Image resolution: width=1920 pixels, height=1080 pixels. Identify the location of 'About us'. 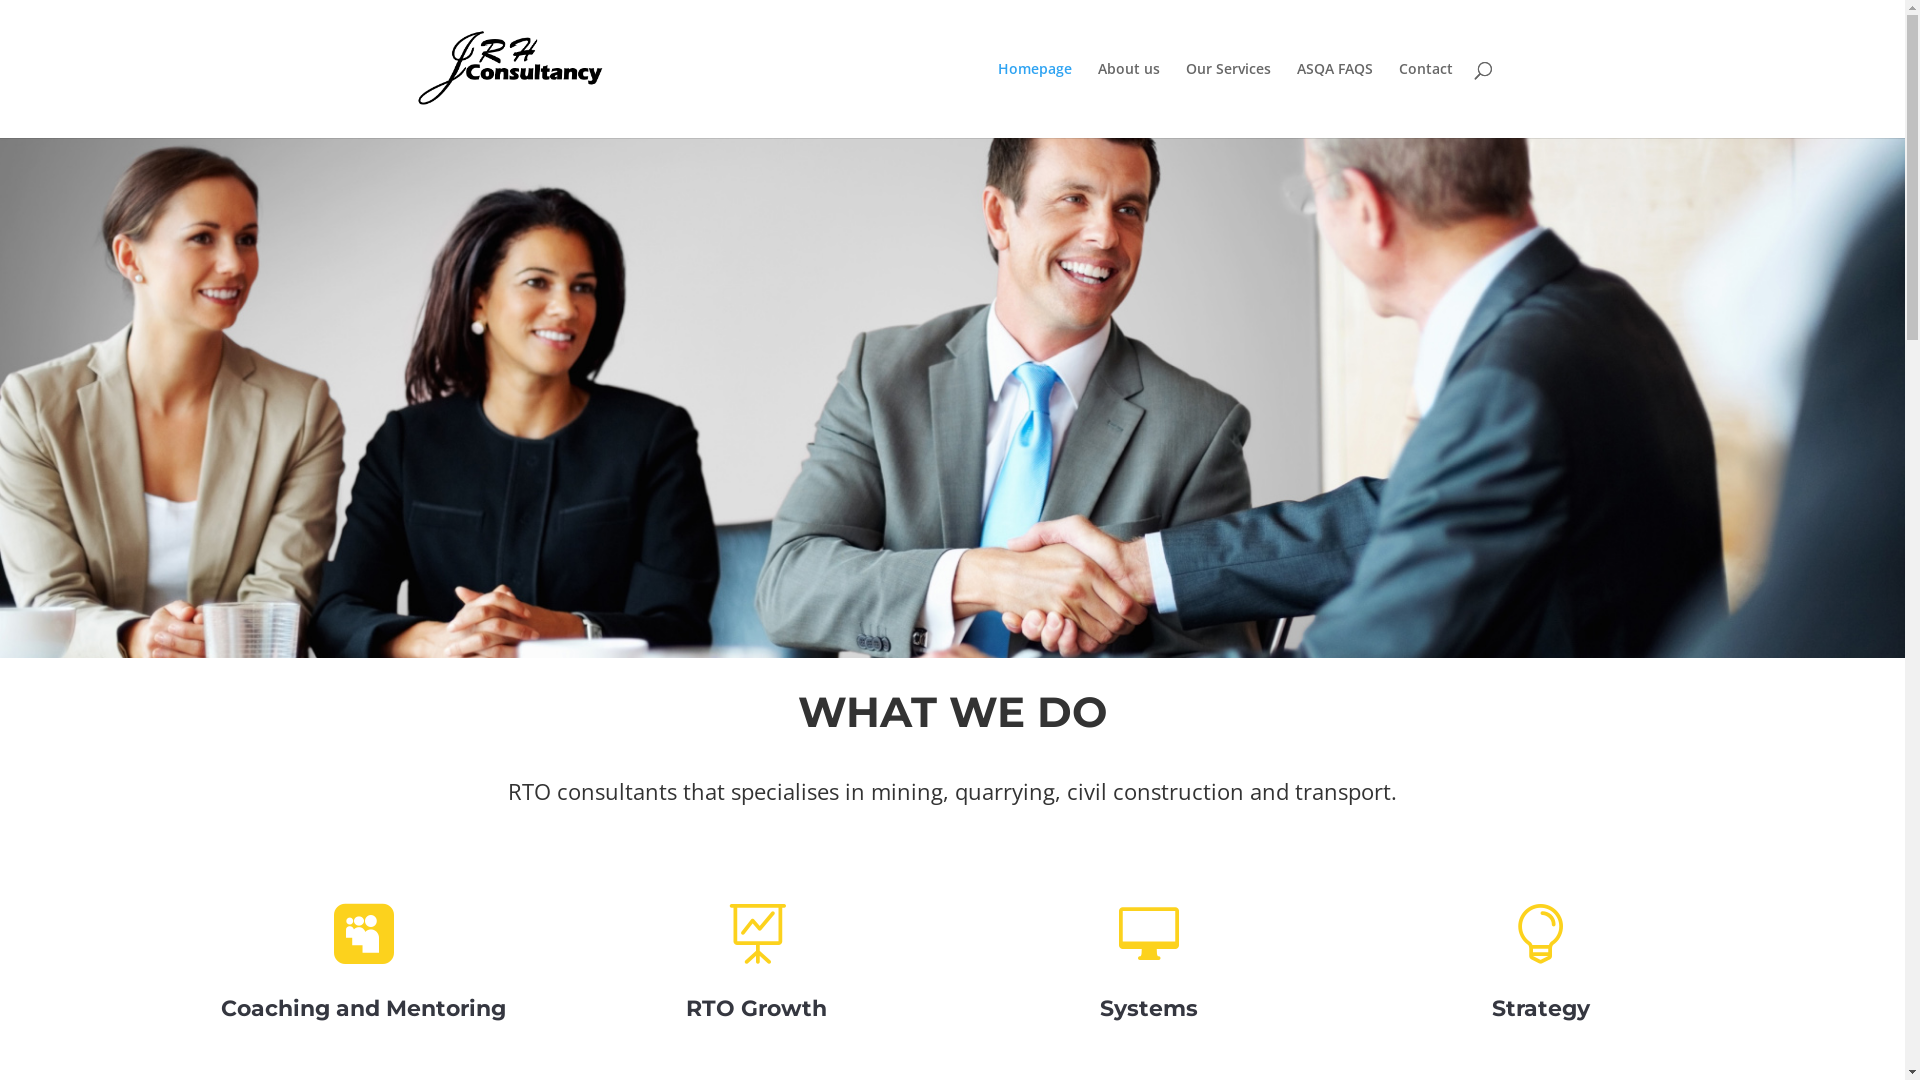
(1128, 100).